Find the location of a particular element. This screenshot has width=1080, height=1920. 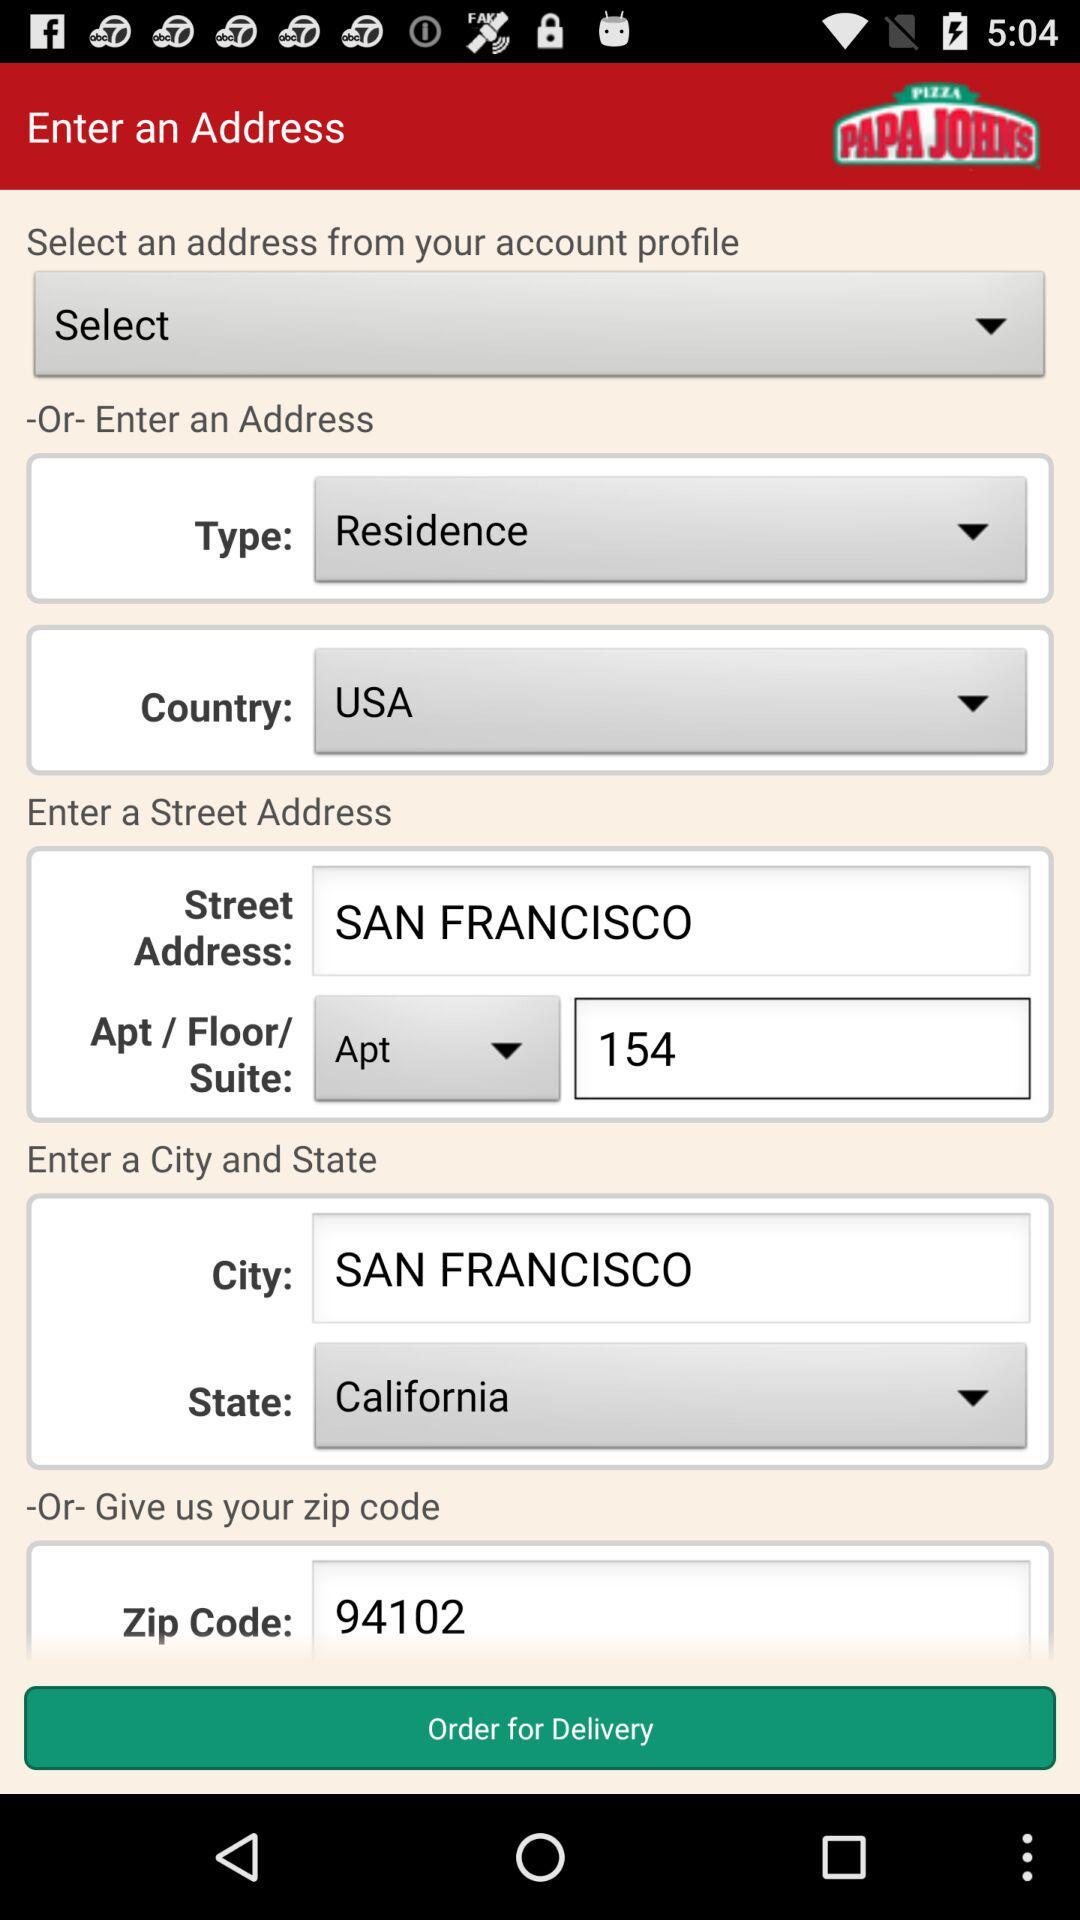

type san francisco just to the right of city is located at coordinates (671, 1272).